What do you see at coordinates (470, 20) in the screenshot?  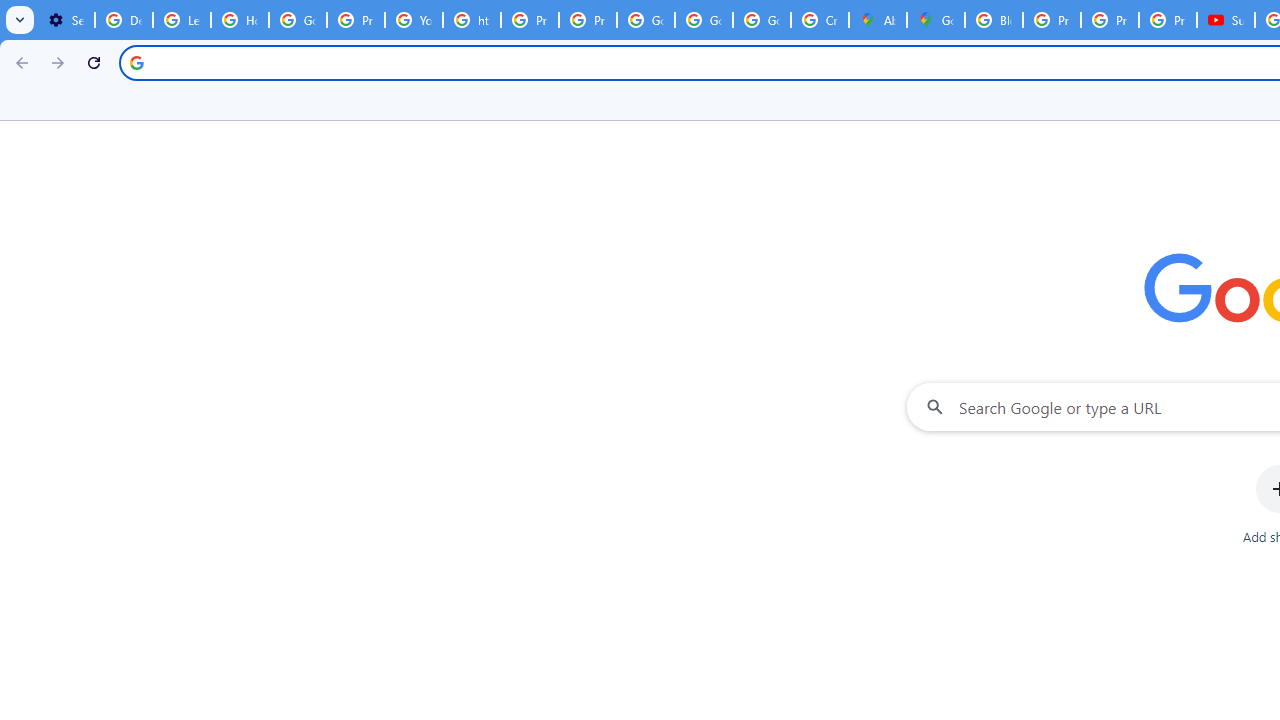 I see `'https://scholar.google.com/'` at bounding box center [470, 20].